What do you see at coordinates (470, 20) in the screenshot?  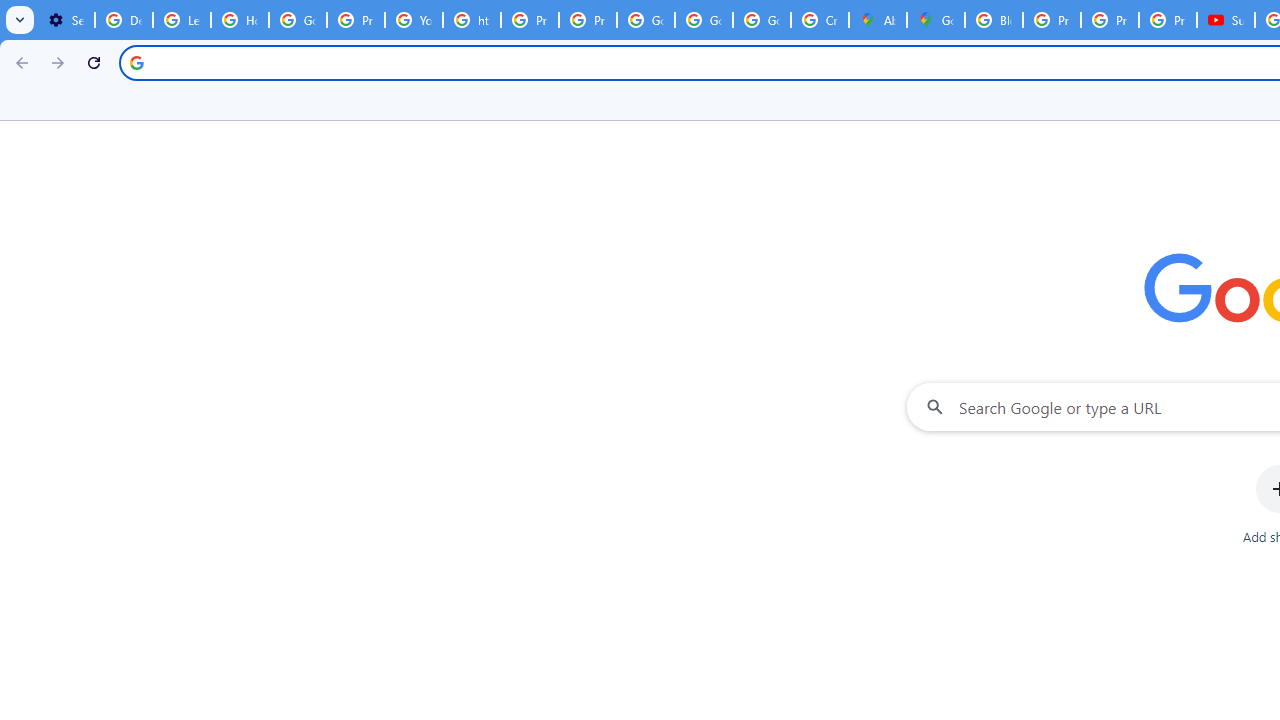 I see `'https://scholar.google.com/'` at bounding box center [470, 20].